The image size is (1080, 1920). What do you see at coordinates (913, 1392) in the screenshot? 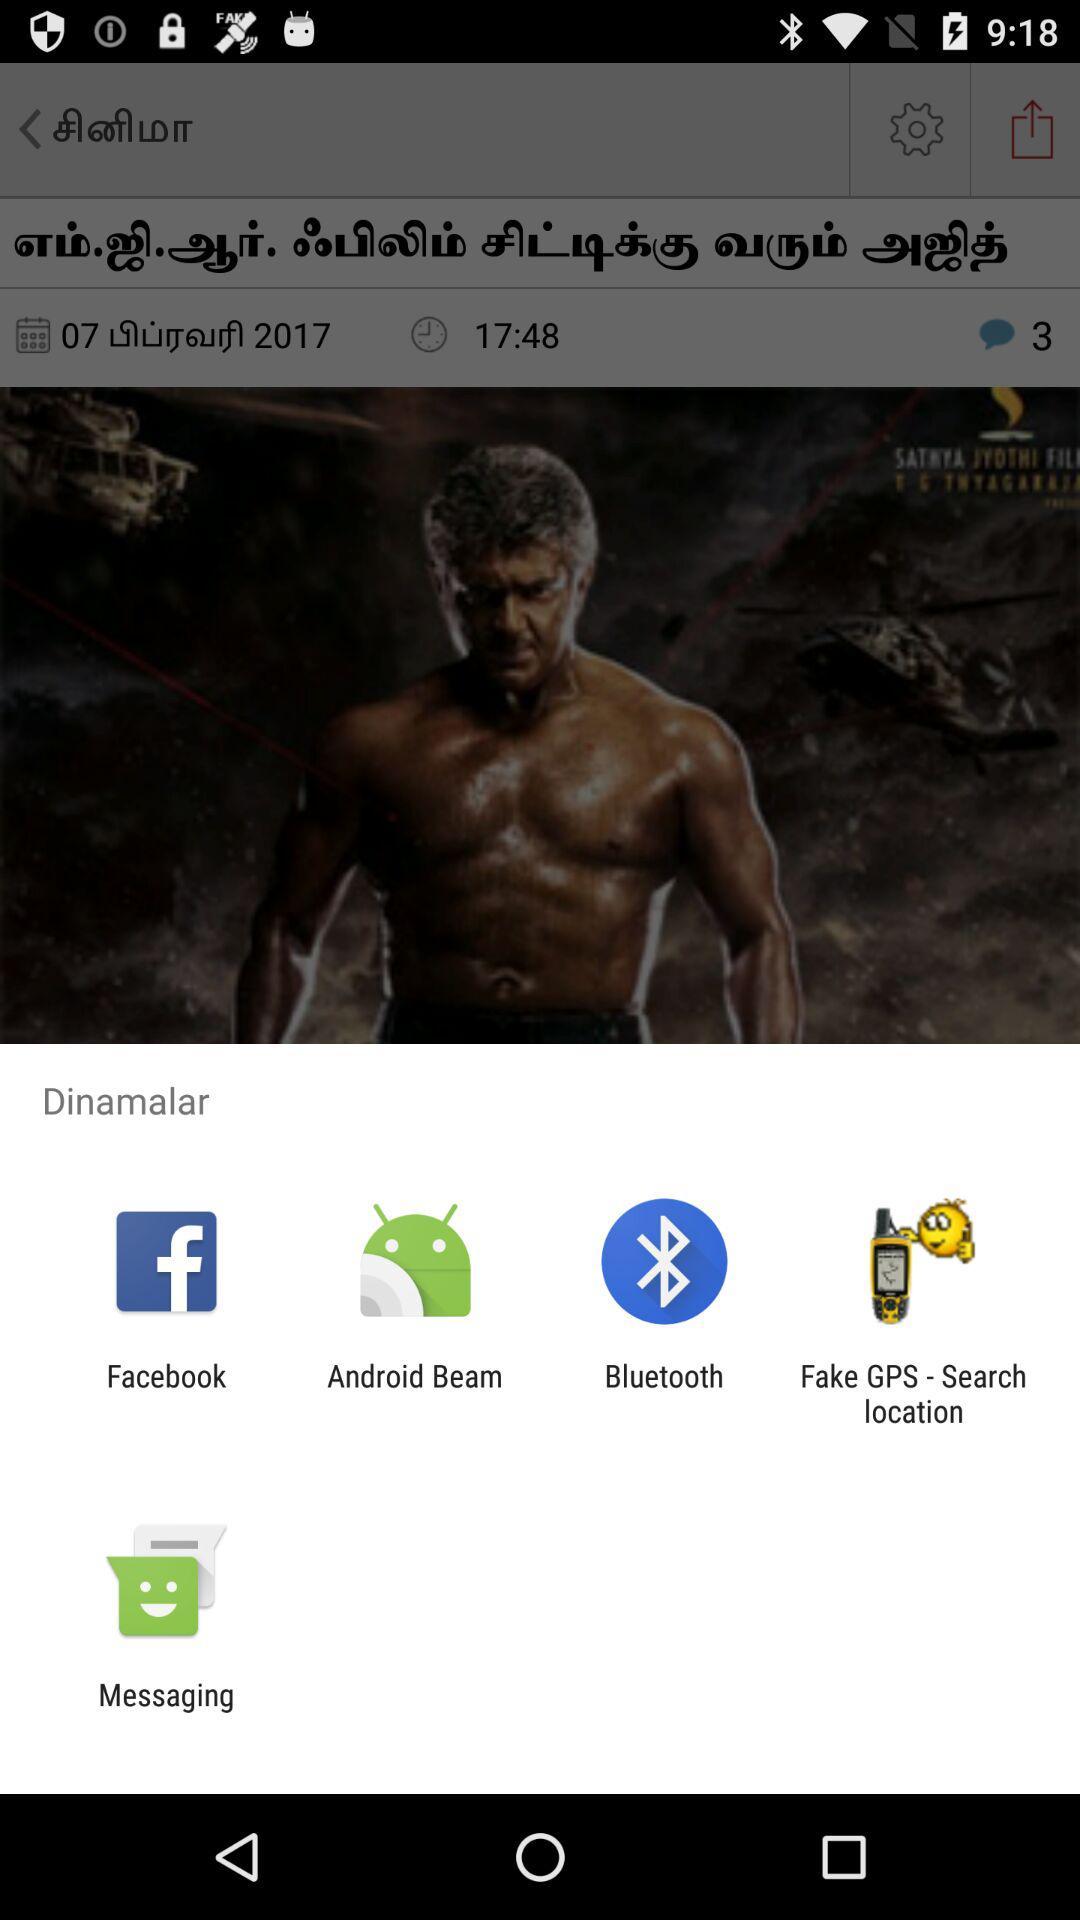
I see `the icon at the bottom right corner` at bounding box center [913, 1392].